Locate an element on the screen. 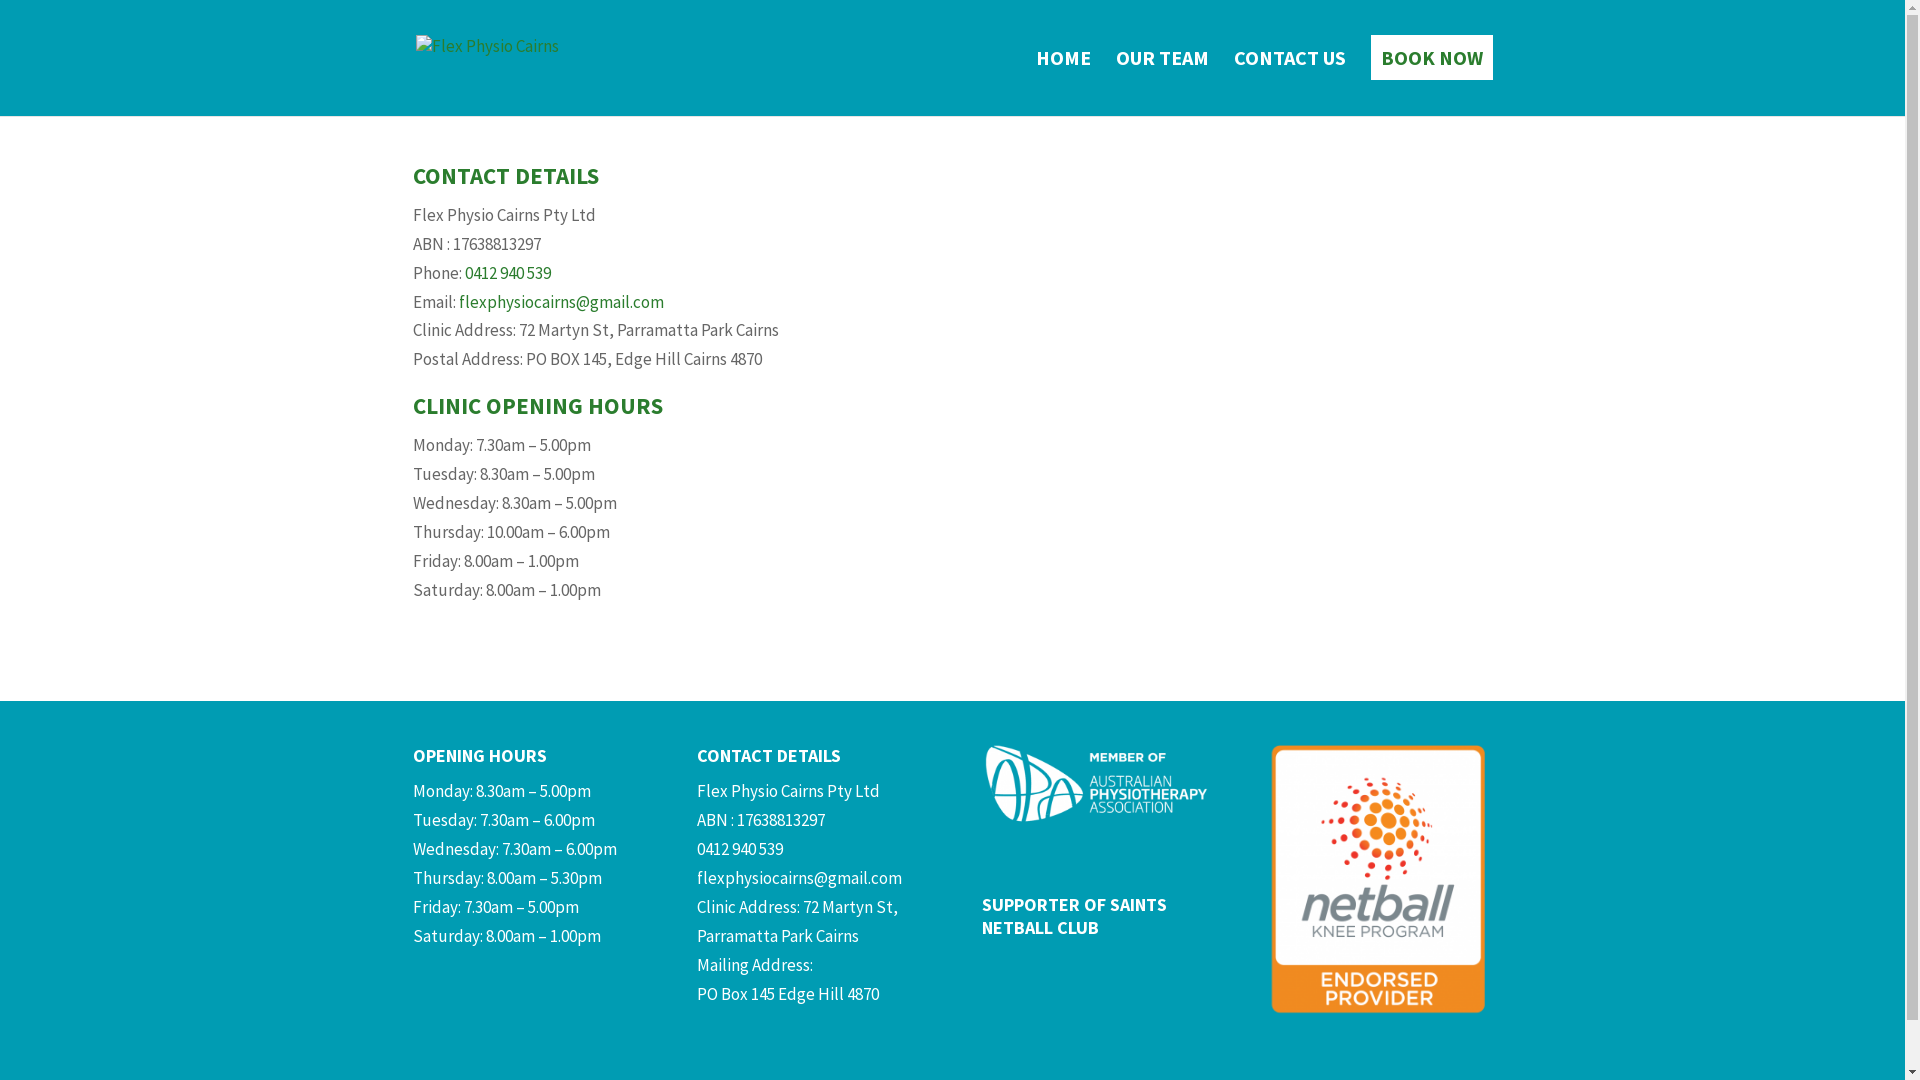  'BOOK NOW' is located at coordinates (1429, 82).